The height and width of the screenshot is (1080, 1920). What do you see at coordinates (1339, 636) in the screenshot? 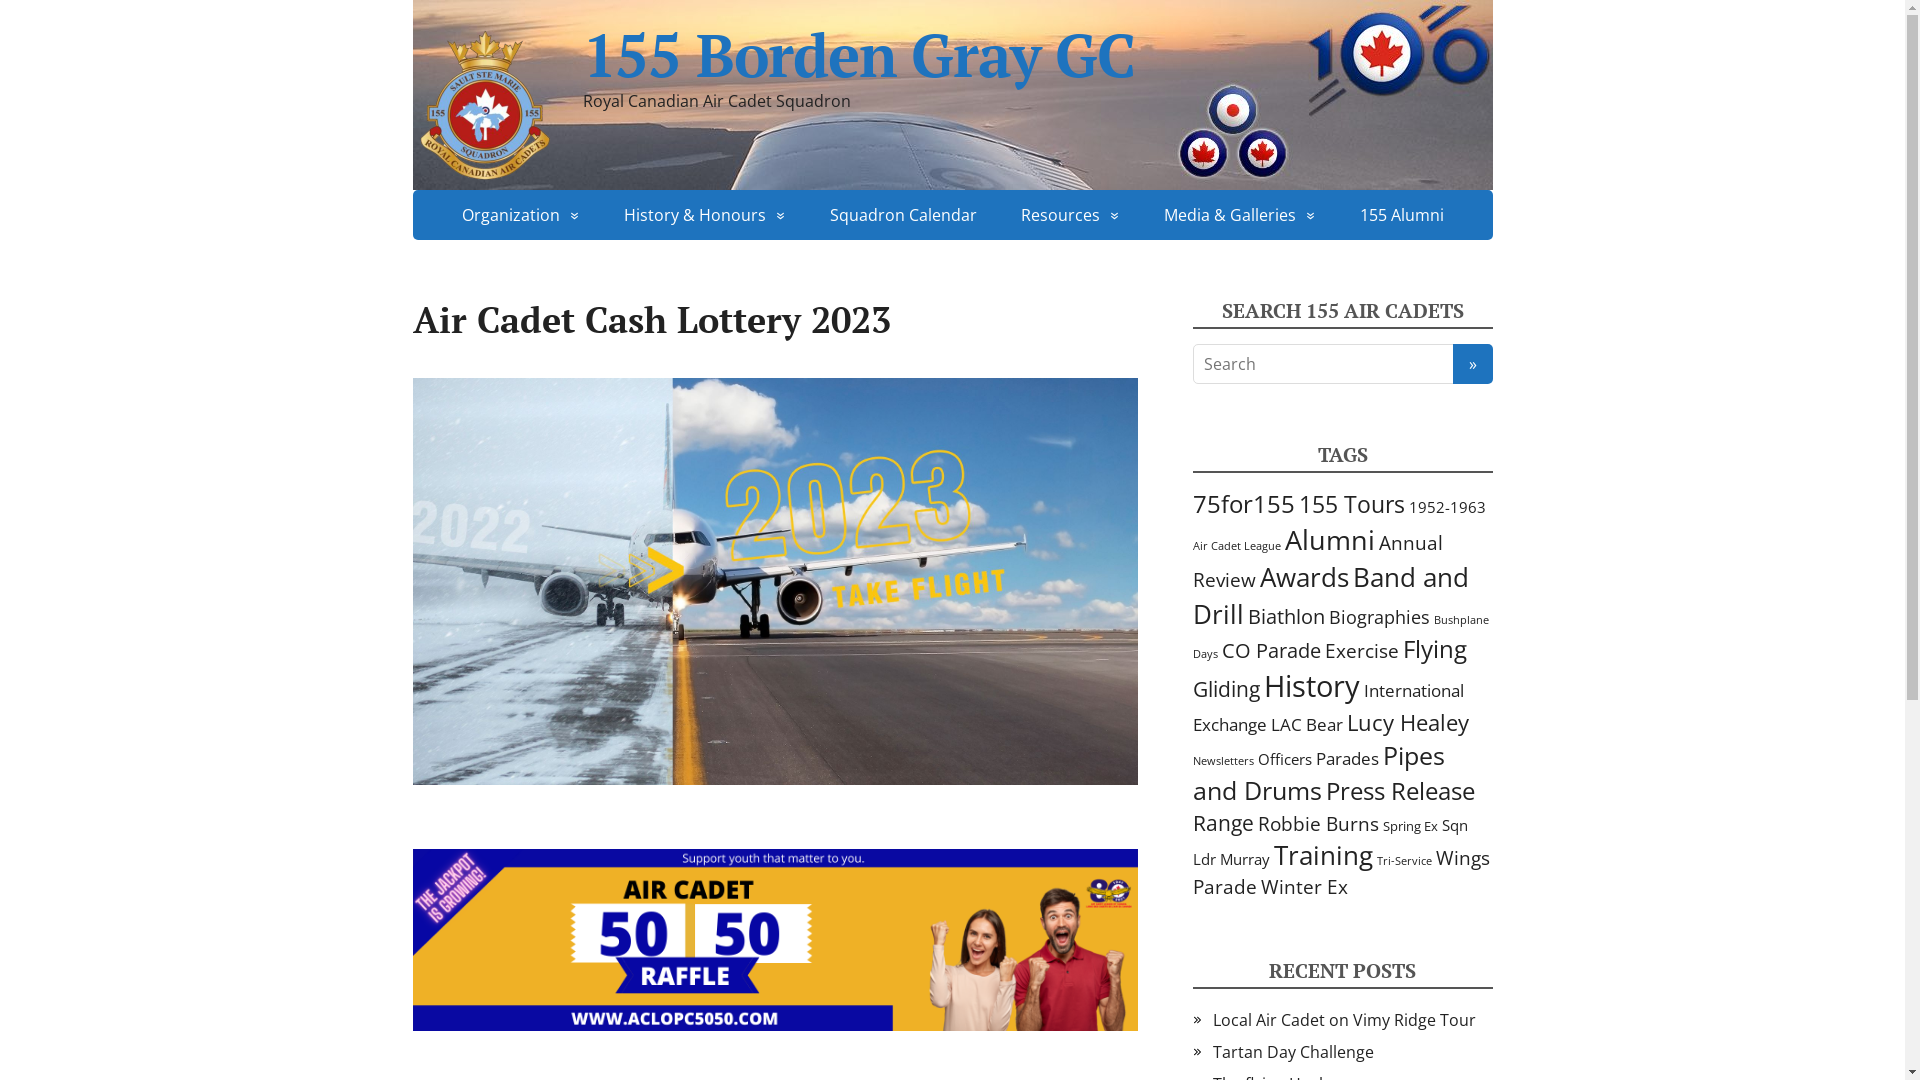
I see `'Bushplane Days'` at bounding box center [1339, 636].